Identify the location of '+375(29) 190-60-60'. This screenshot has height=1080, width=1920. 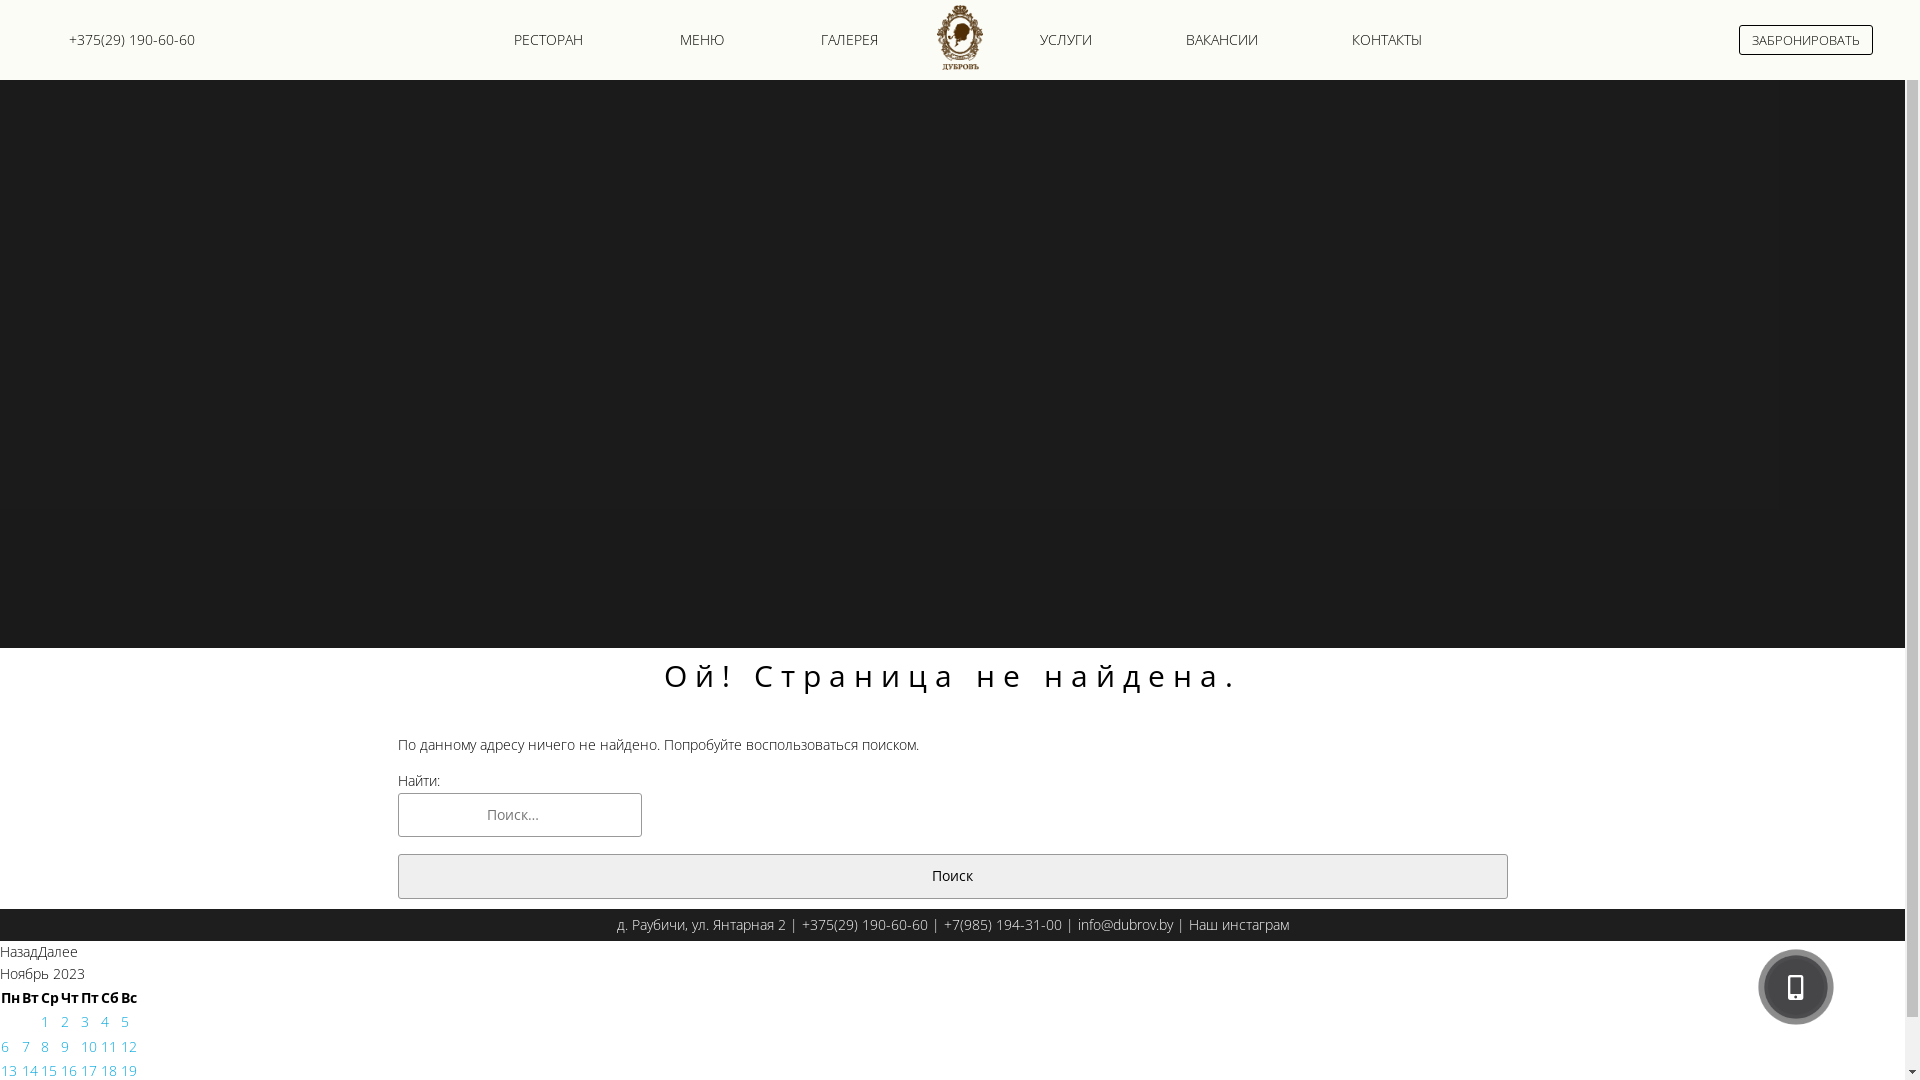
(68, 39).